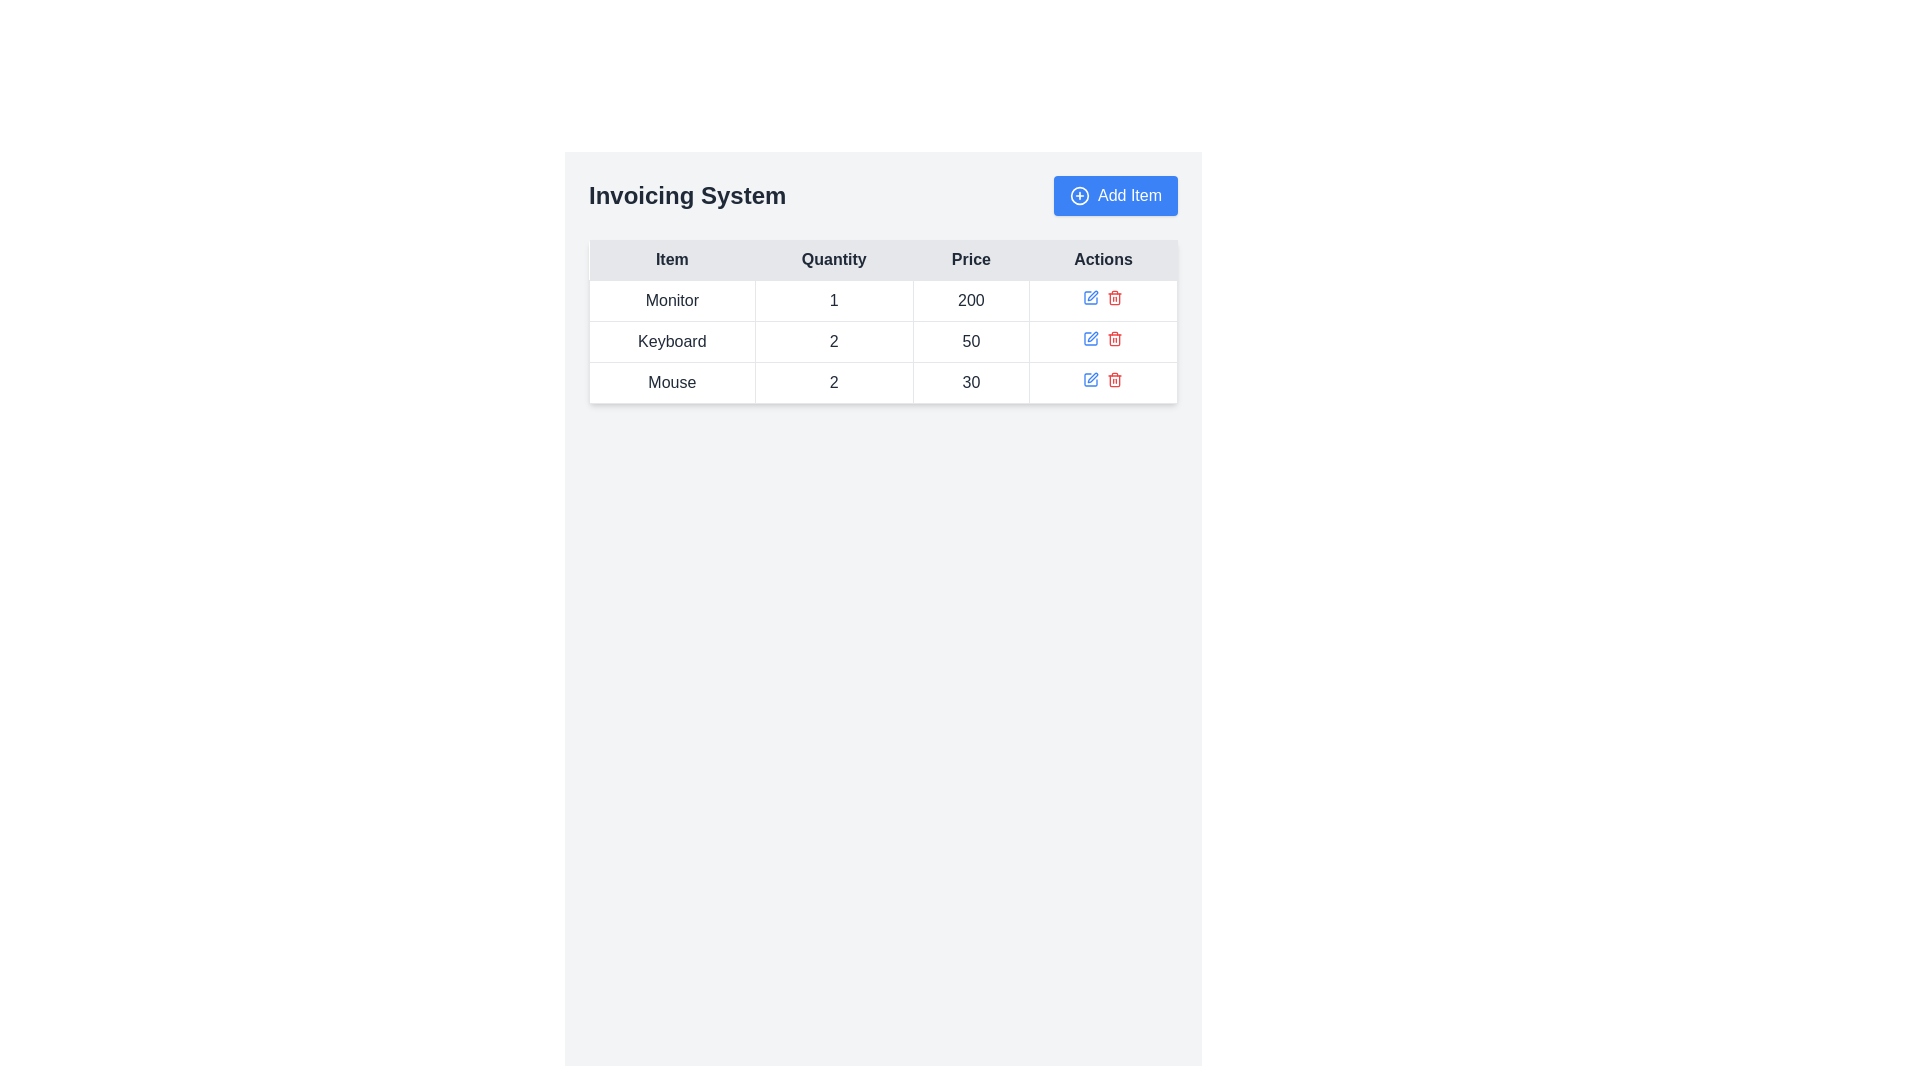 The width and height of the screenshot is (1920, 1080). Describe the element at coordinates (672, 259) in the screenshot. I see `static text label 'Item' located in the top row of the table, which is the first column header with a light gray background and bold, dark-colored text` at that location.